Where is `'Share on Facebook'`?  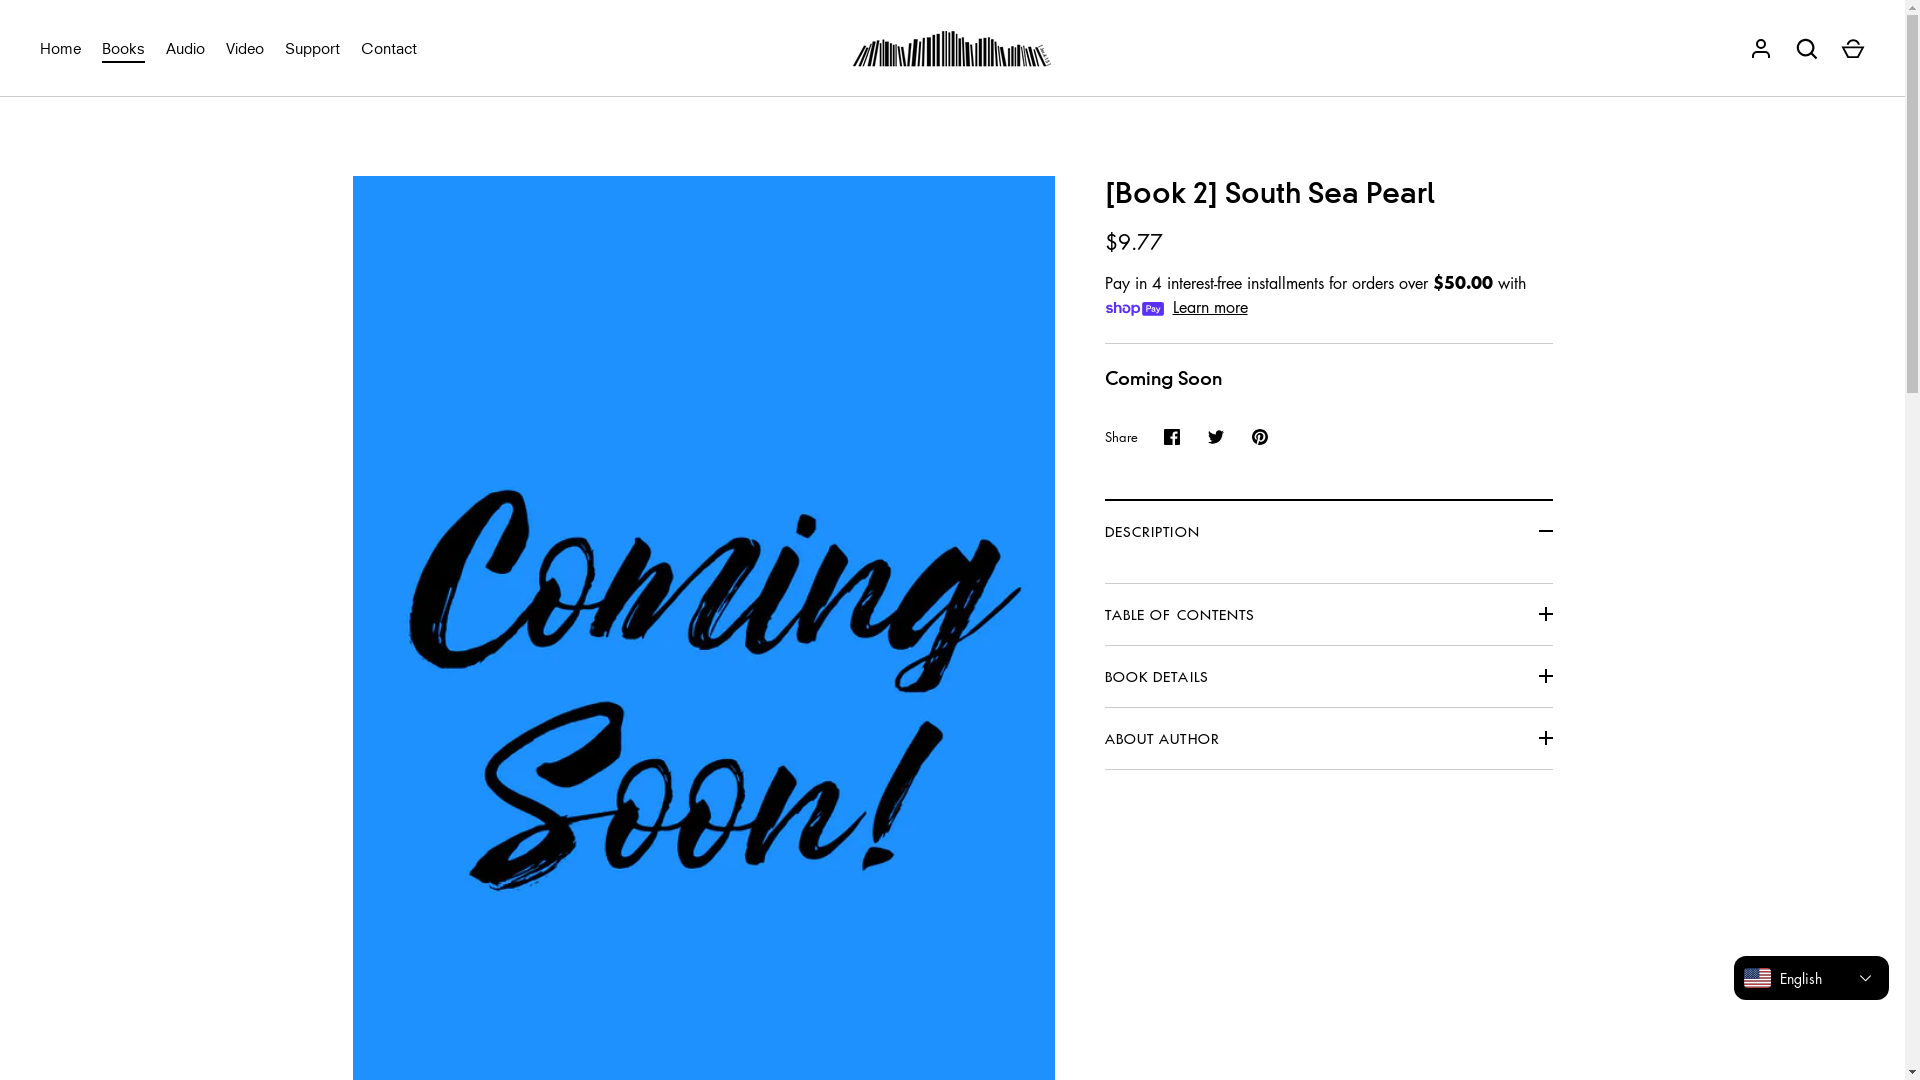 'Share on Facebook' is located at coordinates (1150, 435).